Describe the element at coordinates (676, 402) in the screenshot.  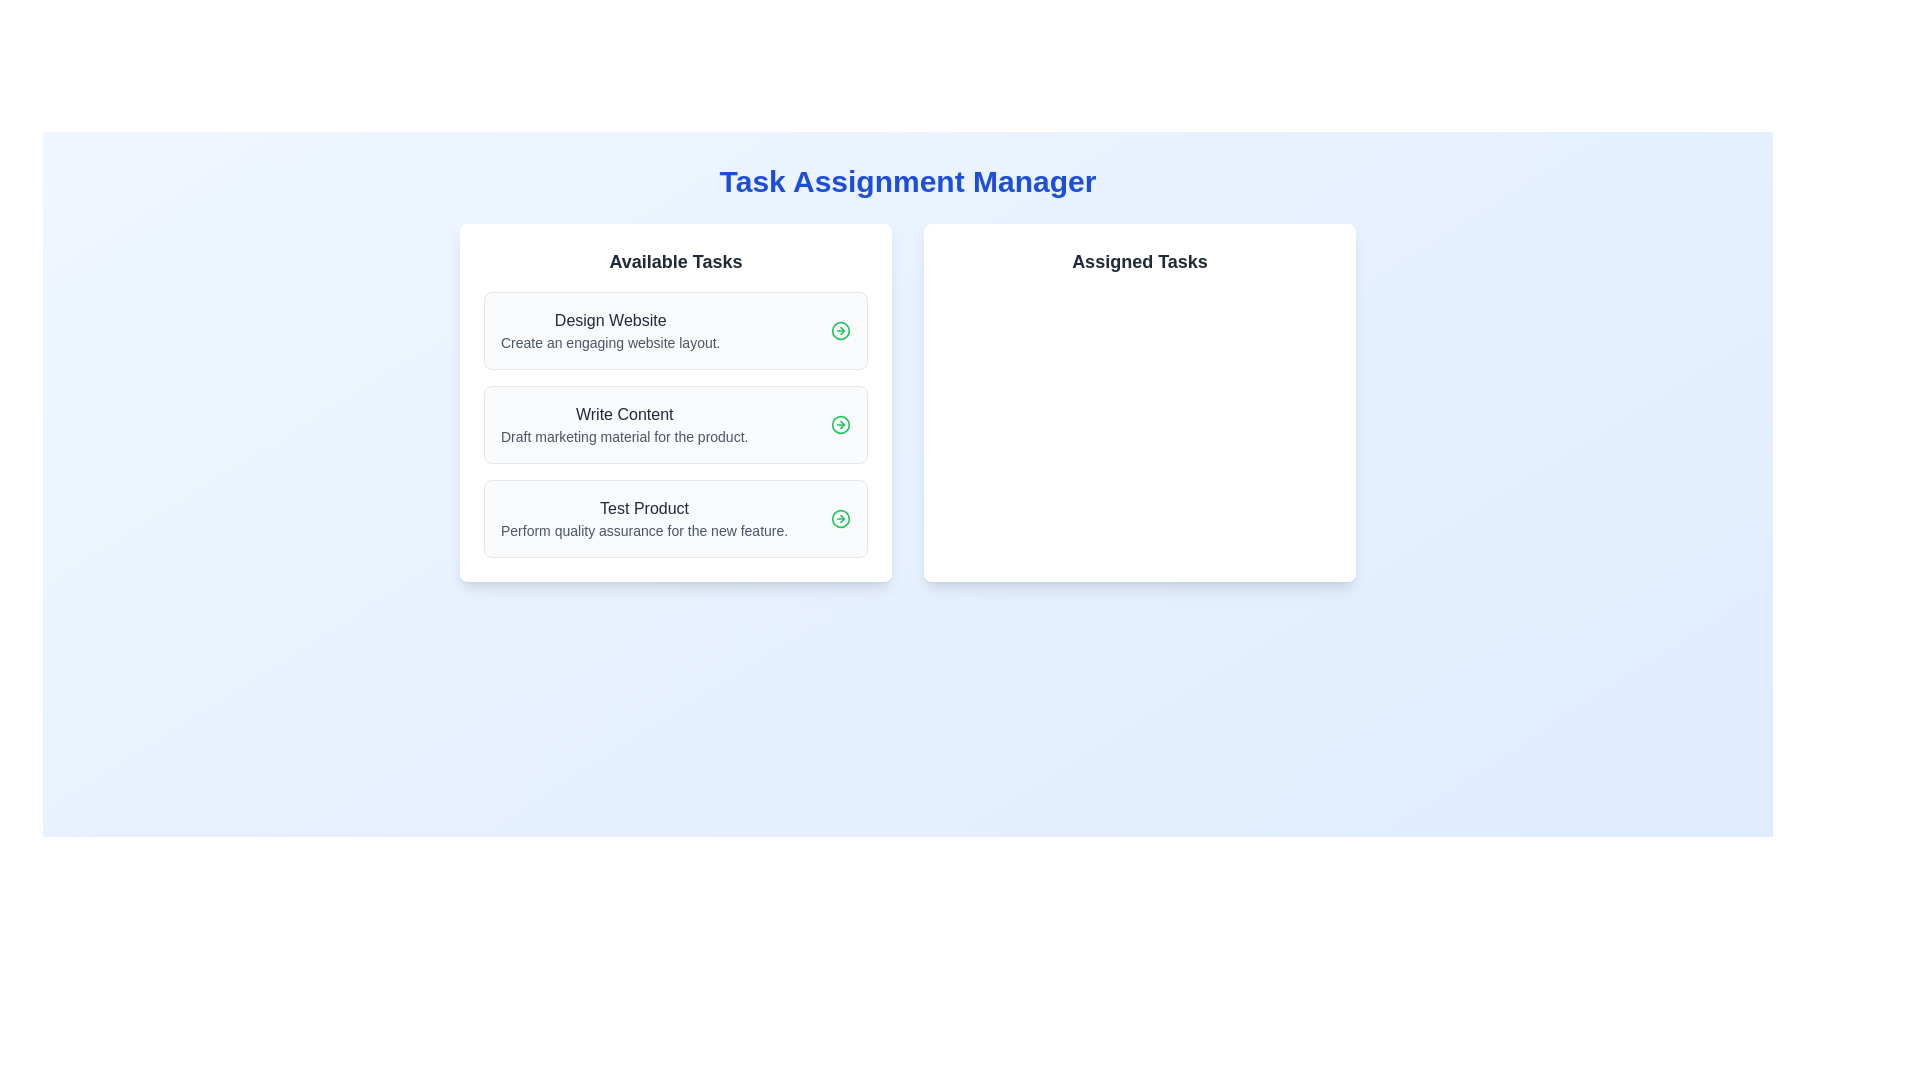
I see `the second task item titled 'Write Content' within the 'Available Tasks' section` at that location.